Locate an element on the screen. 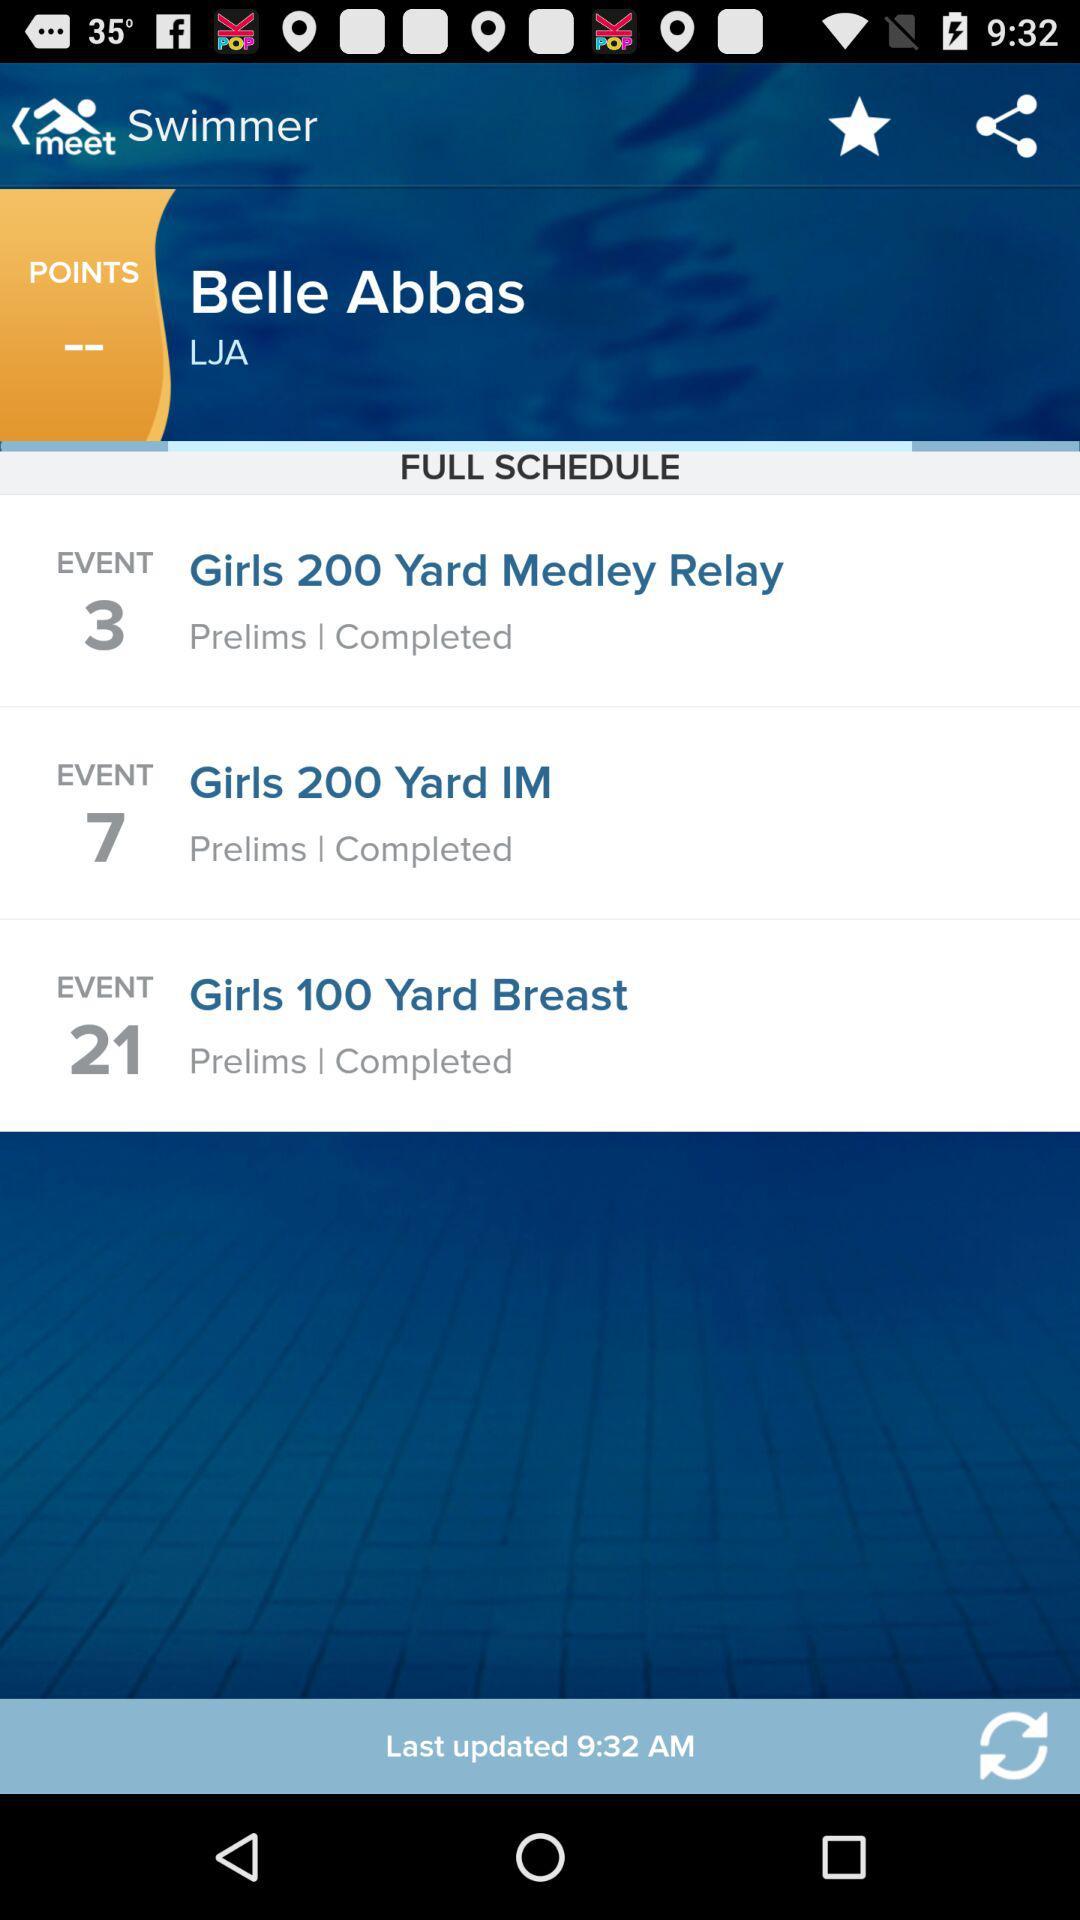 This screenshot has width=1080, height=1920. showtown is located at coordinates (1001, 1745).